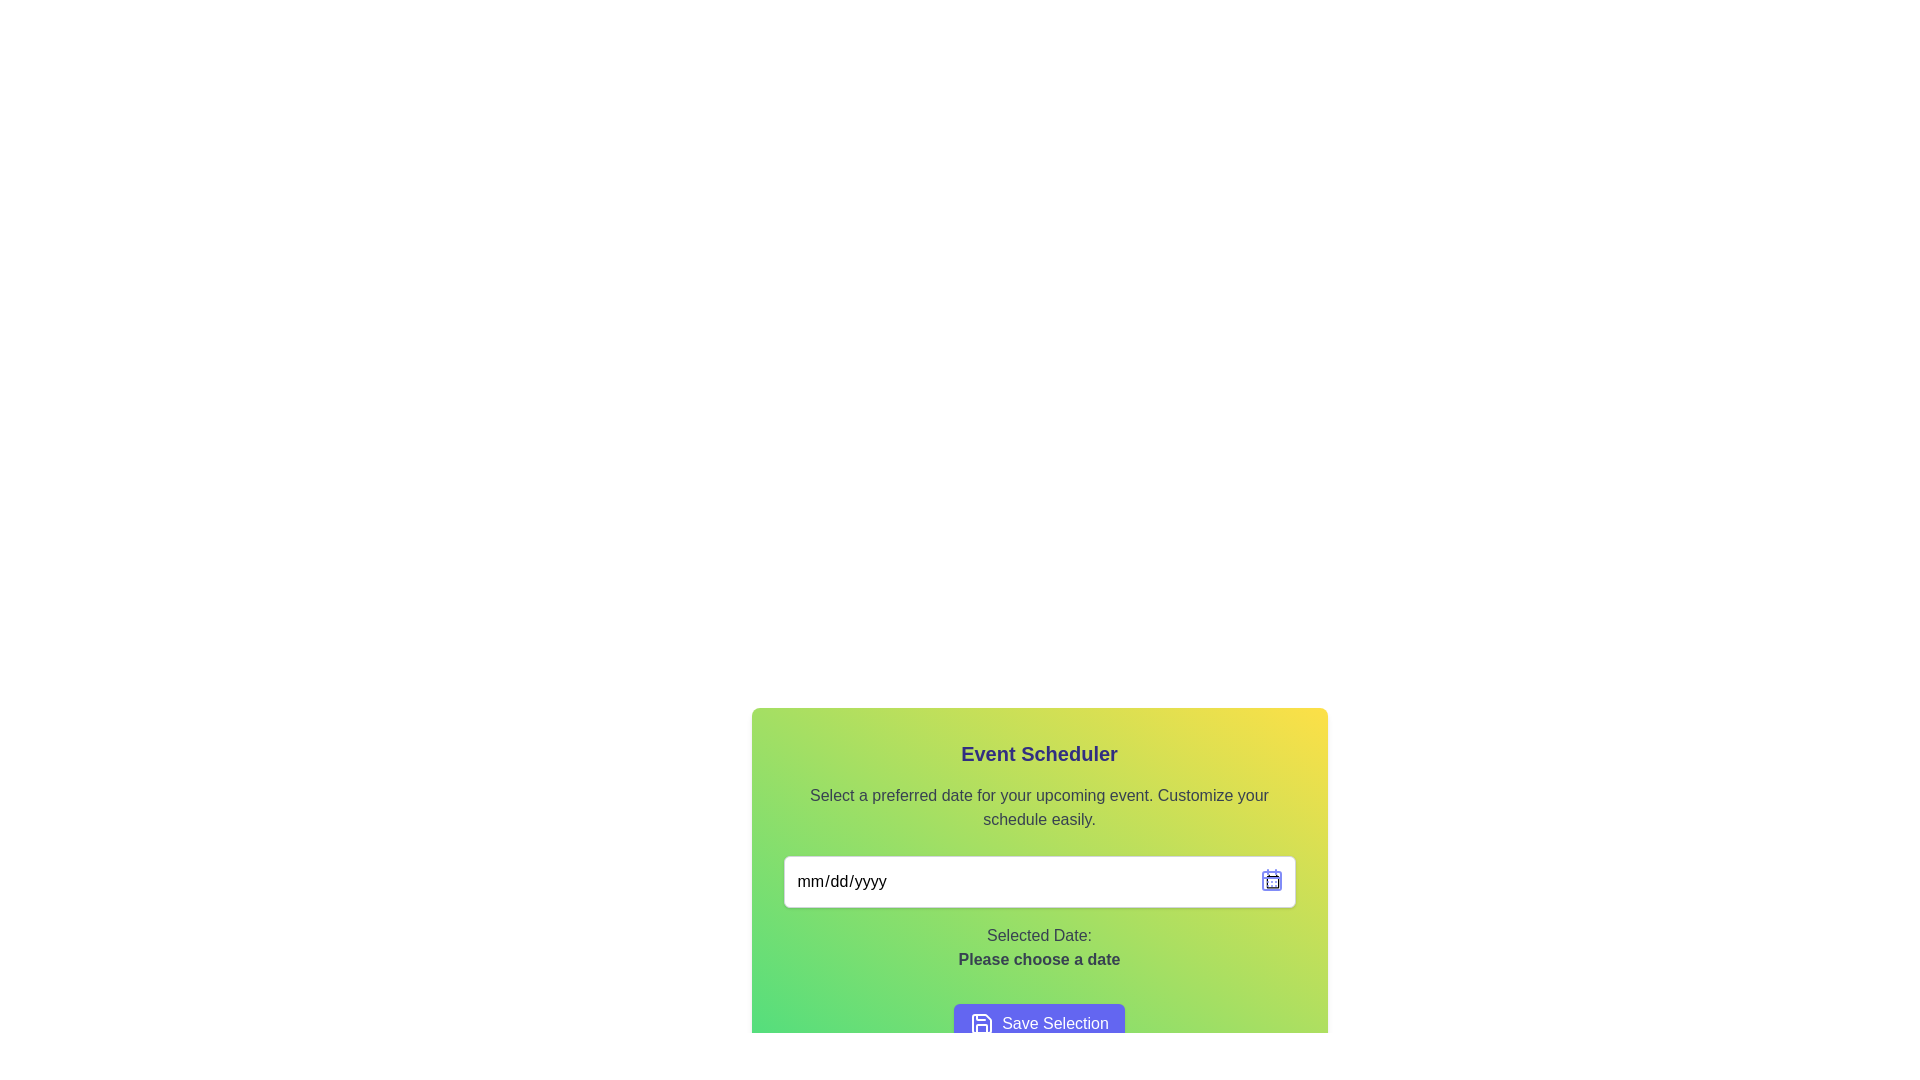  Describe the element at coordinates (1039, 890) in the screenshot. I see `a date in the input box located in the central Form section of the UI, which is surrounded by text elements above and a button below` at that location.